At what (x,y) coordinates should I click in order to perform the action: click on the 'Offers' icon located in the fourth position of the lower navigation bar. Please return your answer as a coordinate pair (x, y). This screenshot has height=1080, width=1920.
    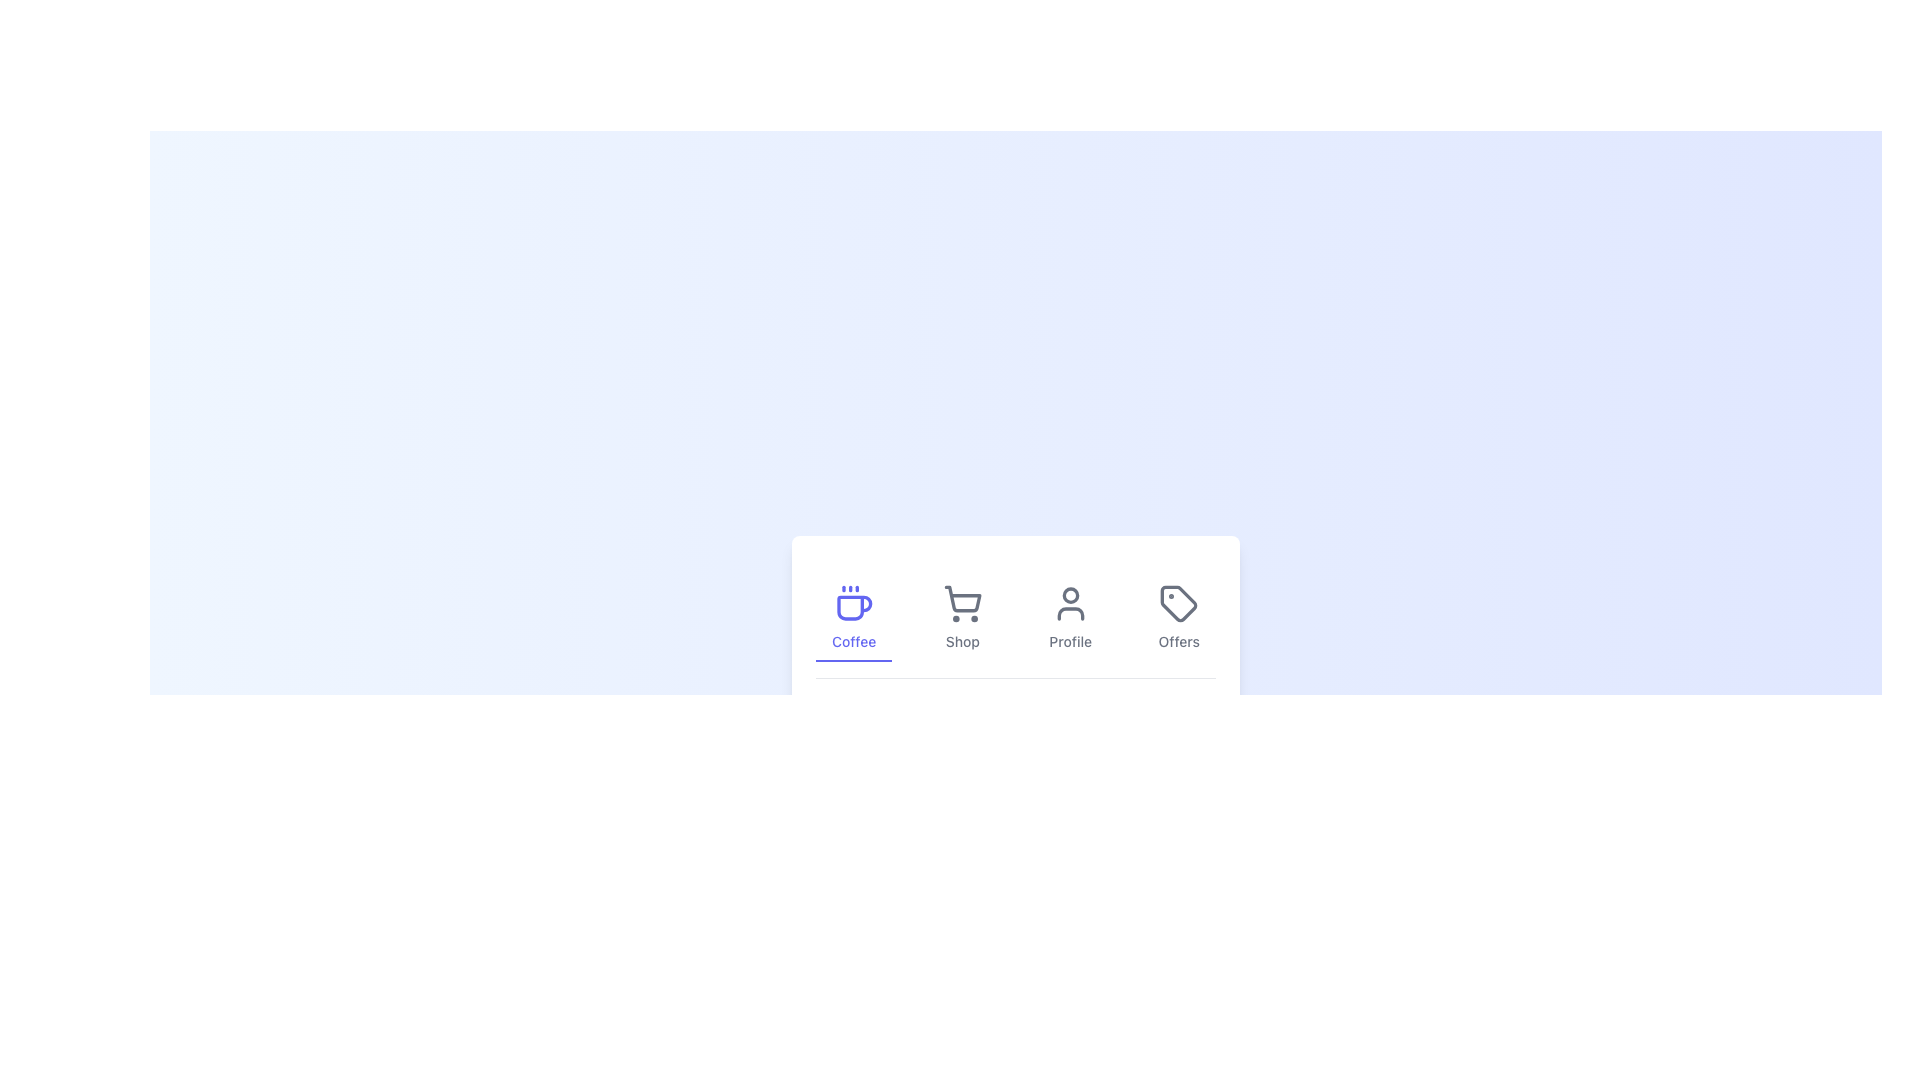
    Looking at the image, I should click on (1179, 602).